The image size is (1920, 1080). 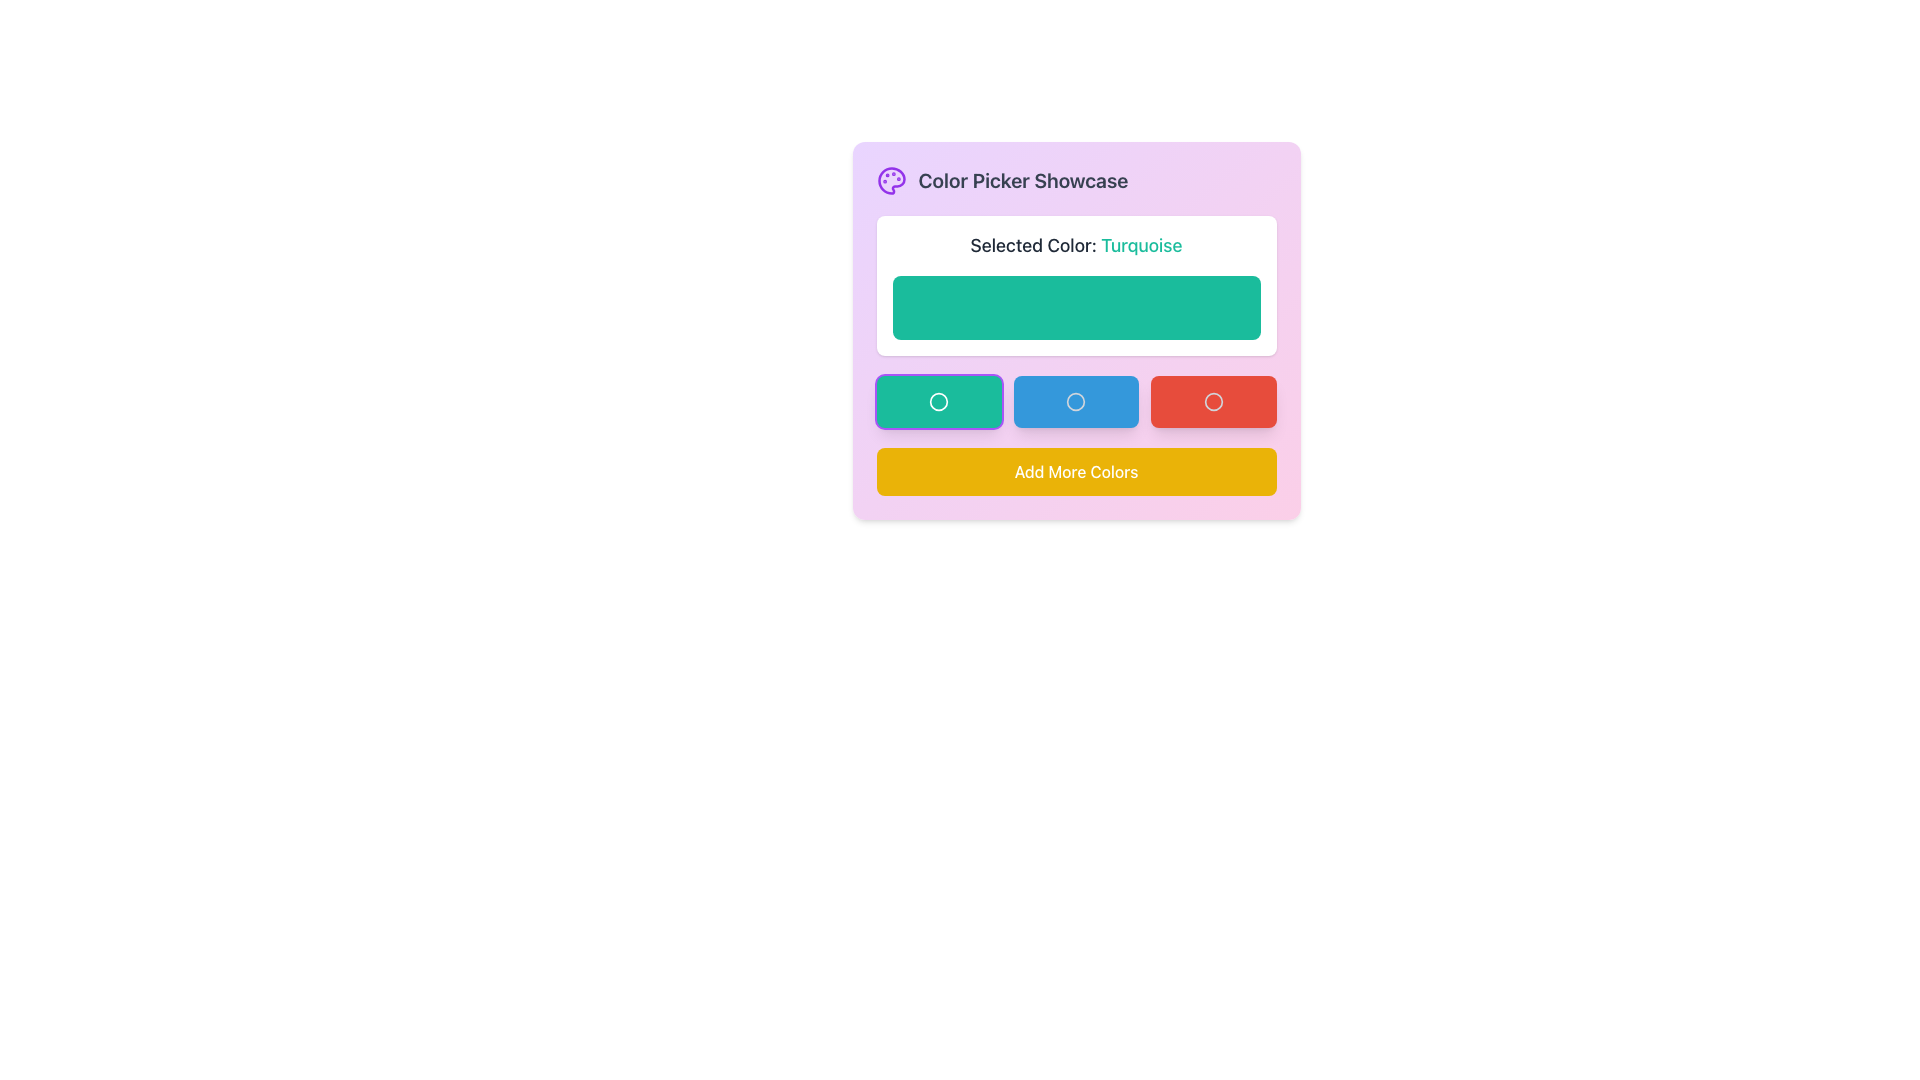 I want to click on displayed heading of the Header element, which is the title for the color picker functionality and is located at the top of the user interface with a gradient purple-to-pink background, so click(x=1075, y=181).